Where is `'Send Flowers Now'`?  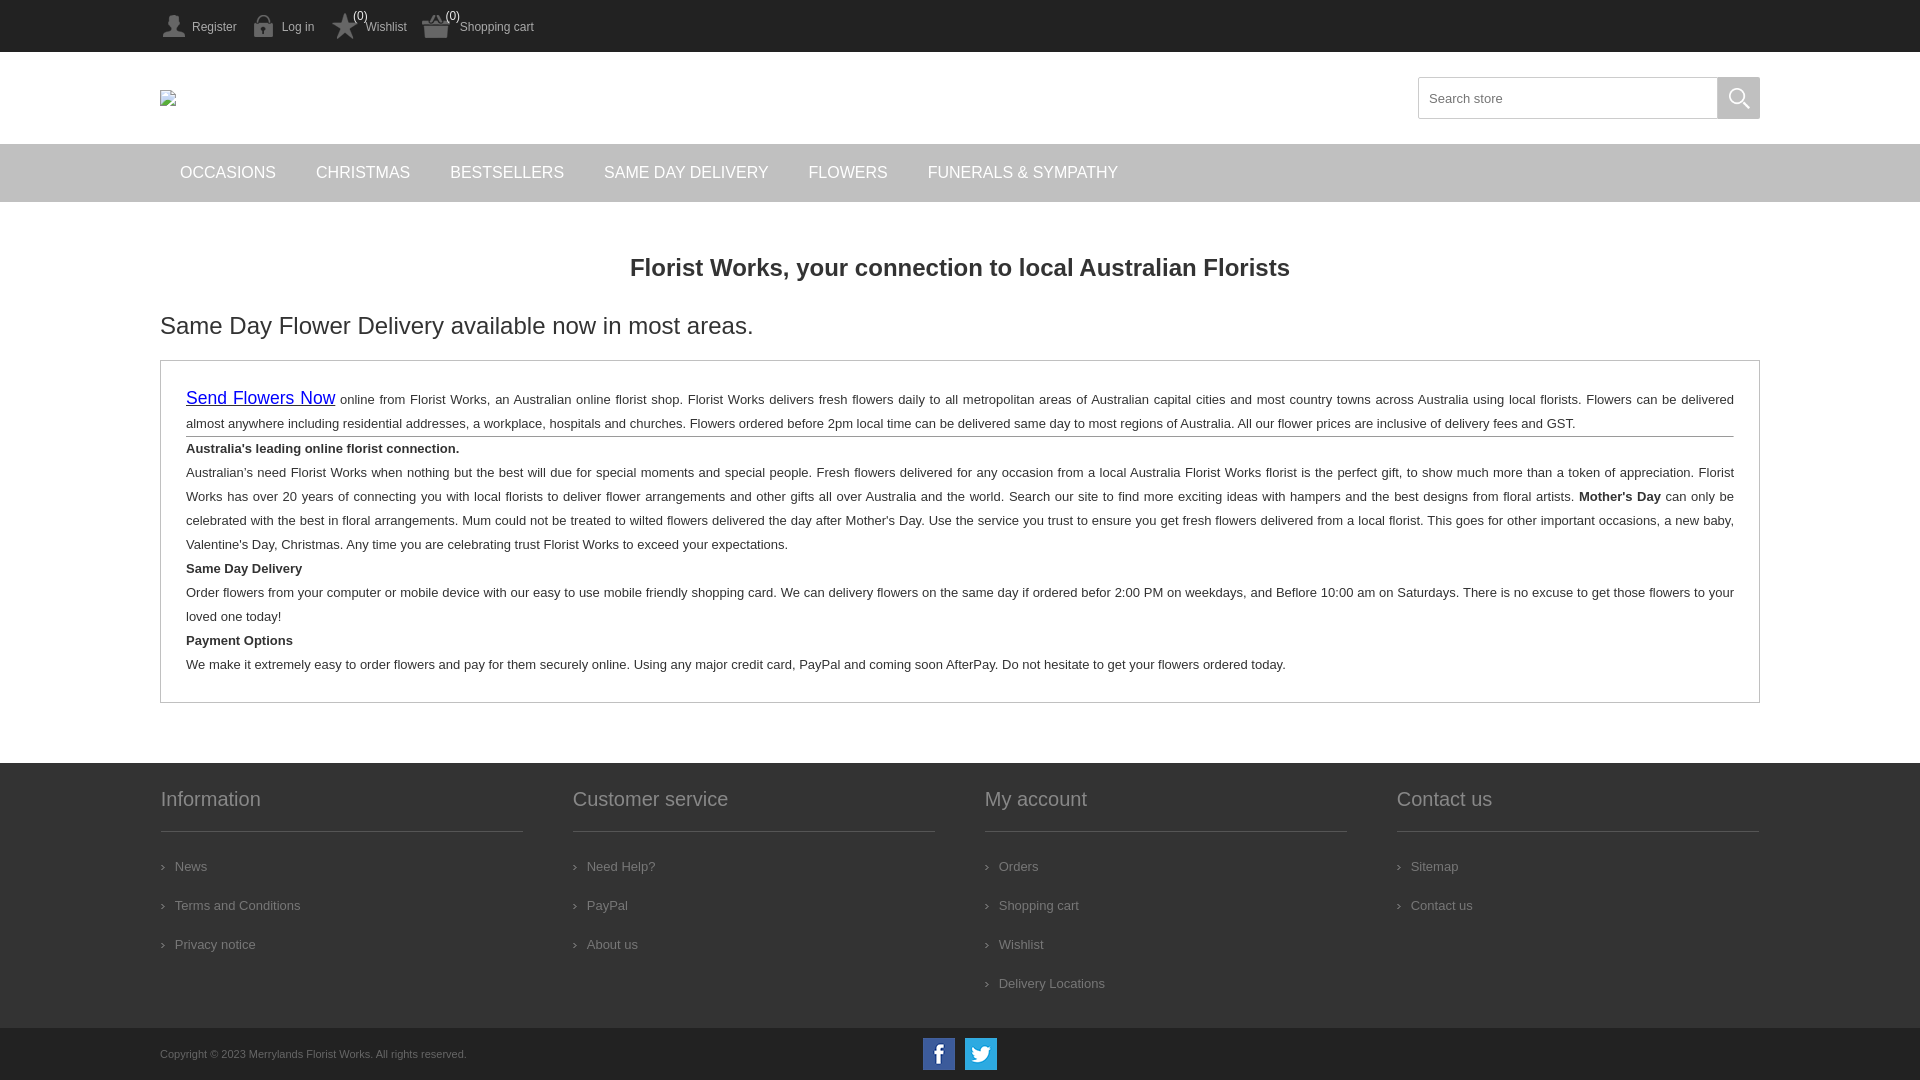
'Send Flowers Now' is located at coordinates (259, 399).